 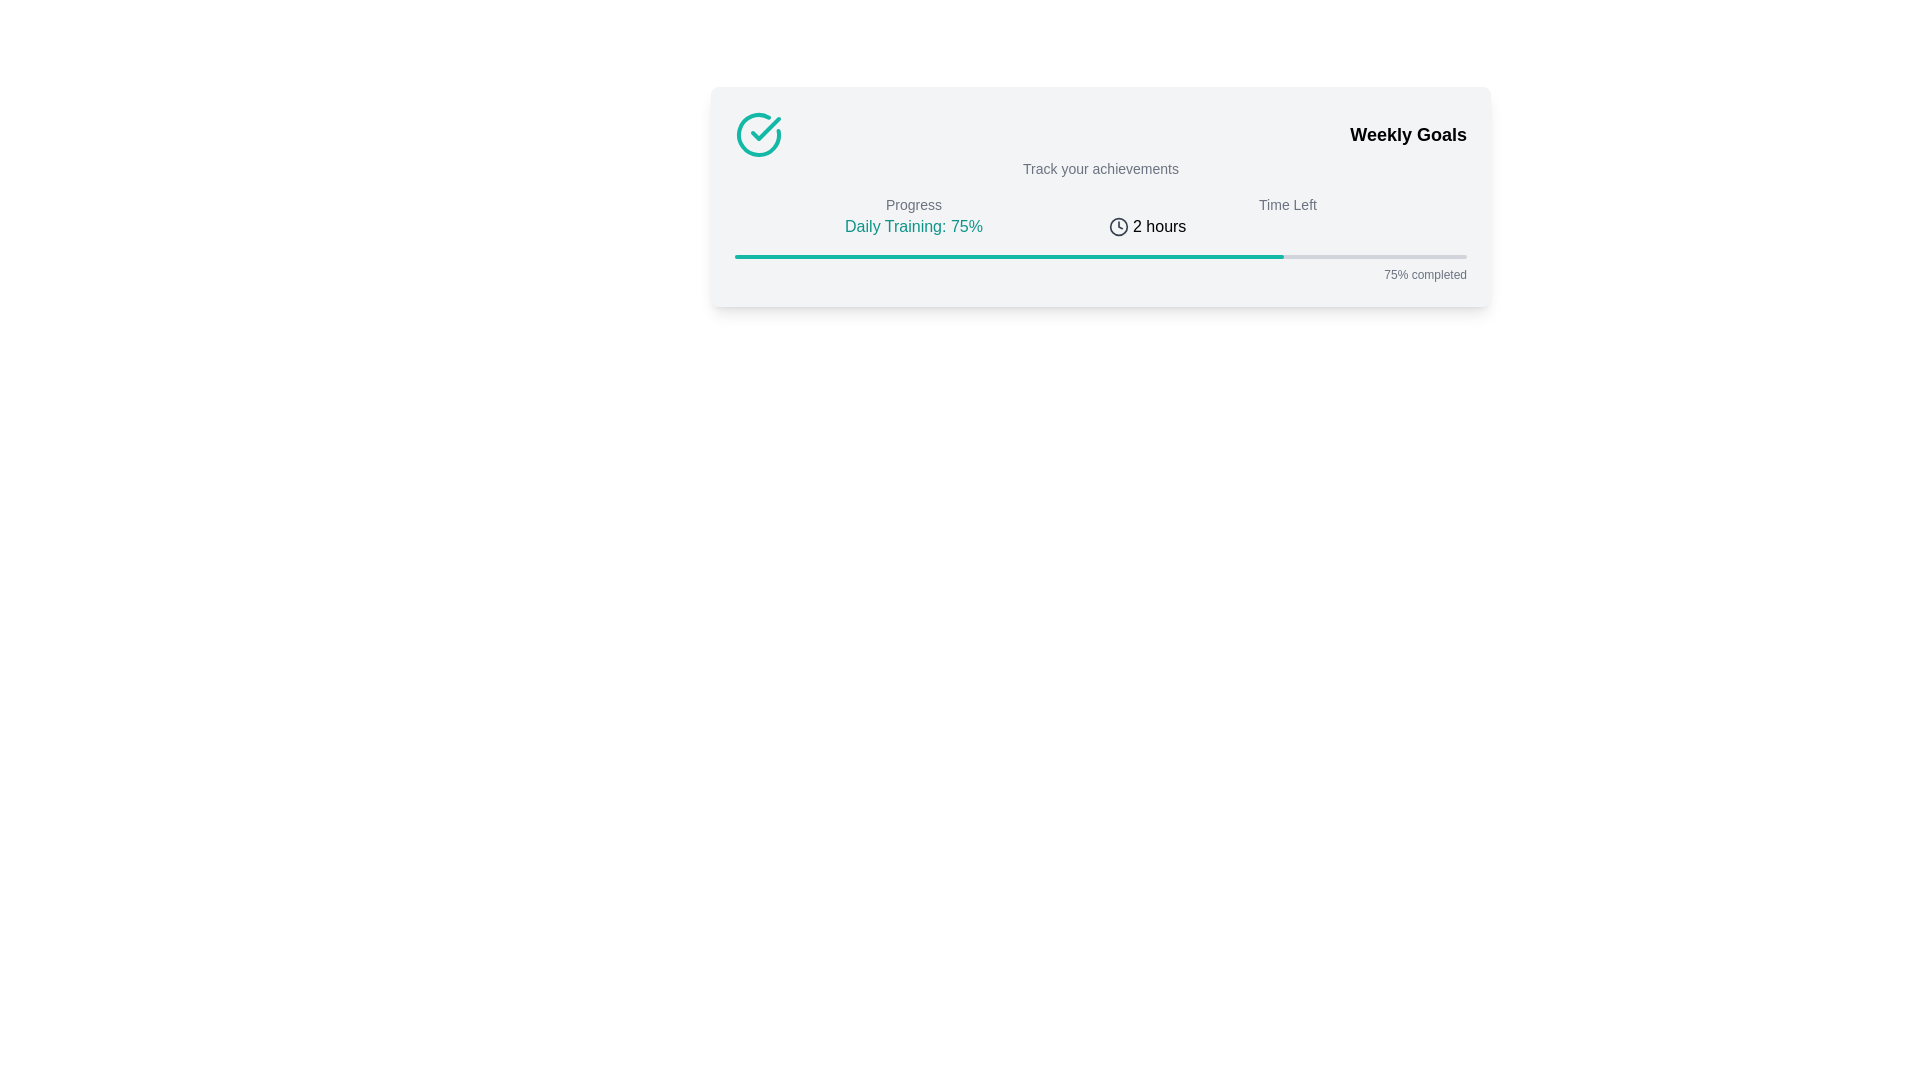 What do you see at coordinates (765, 128) in the screenshot?
I see `the completed state icon located in the upper left quadrant of the card-like UI component` at bounding box center [765, 128].